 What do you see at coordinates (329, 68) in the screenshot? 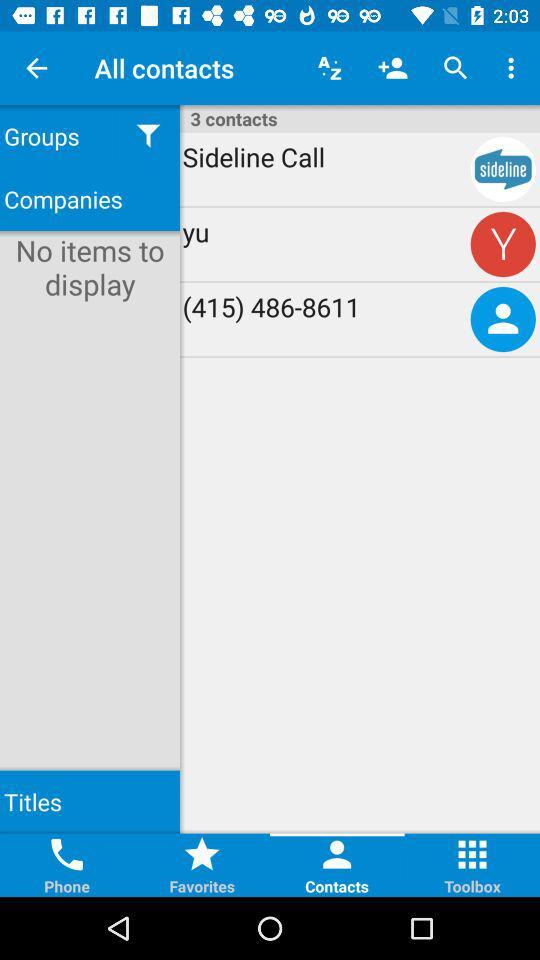
I see `icon above 3 contacts item` at bounding box center [329, 68].